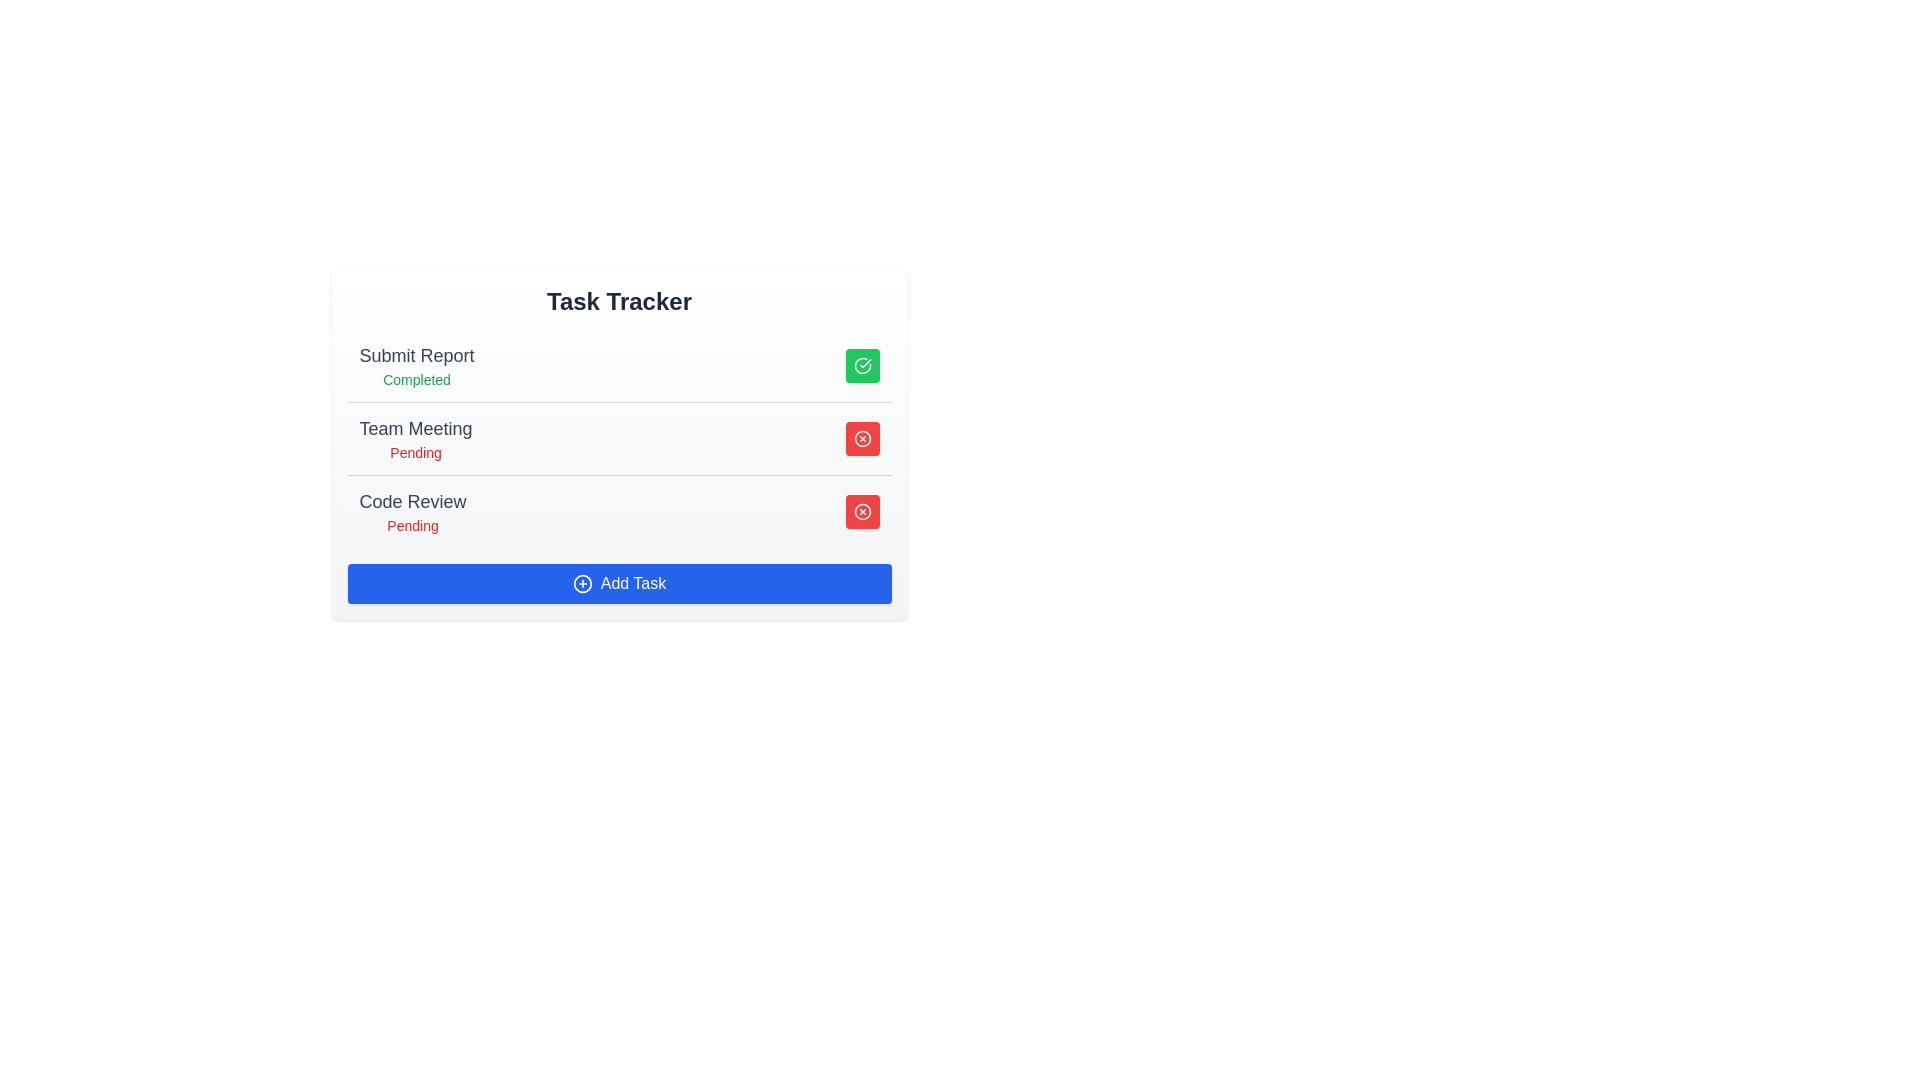 This screenshot has width=1920, height=1080. Describe the element at coordinates (411, 524) in the screenshot. I see `the text label displaying 'Pending' in red color, located in the third row of the task list below the 'Code Review' title` at that location.